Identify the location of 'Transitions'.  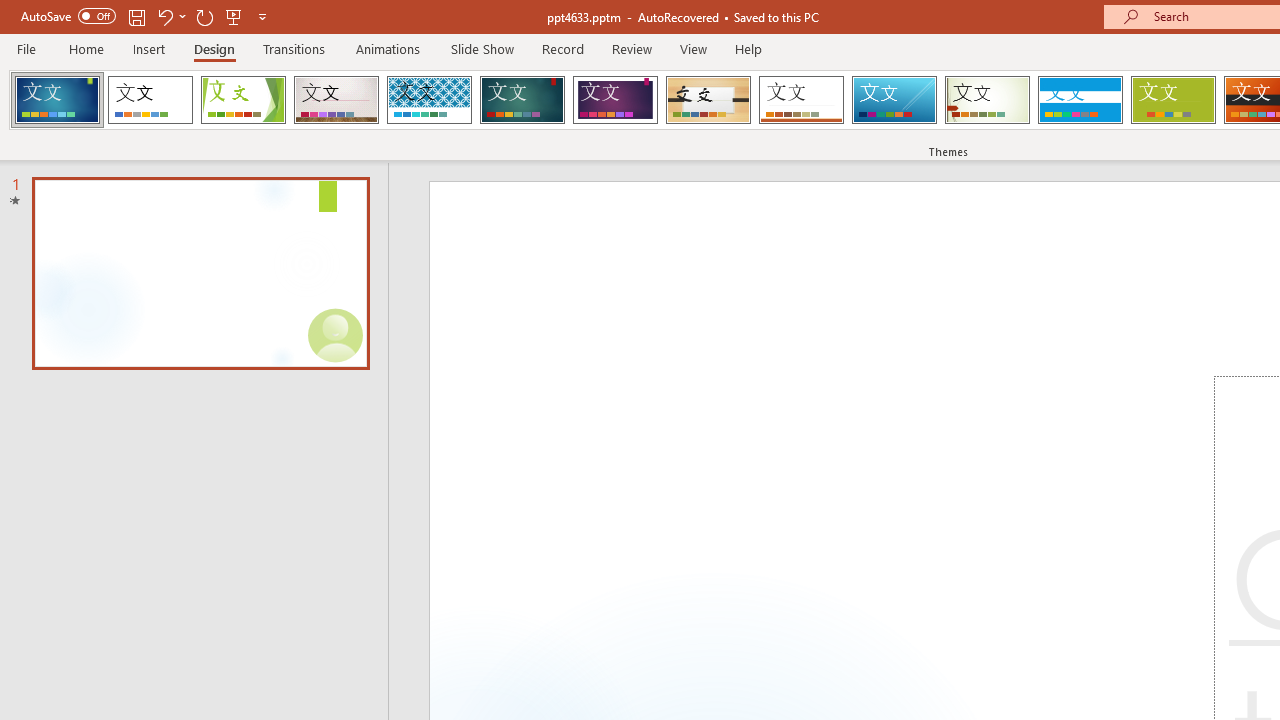
(294, 48).